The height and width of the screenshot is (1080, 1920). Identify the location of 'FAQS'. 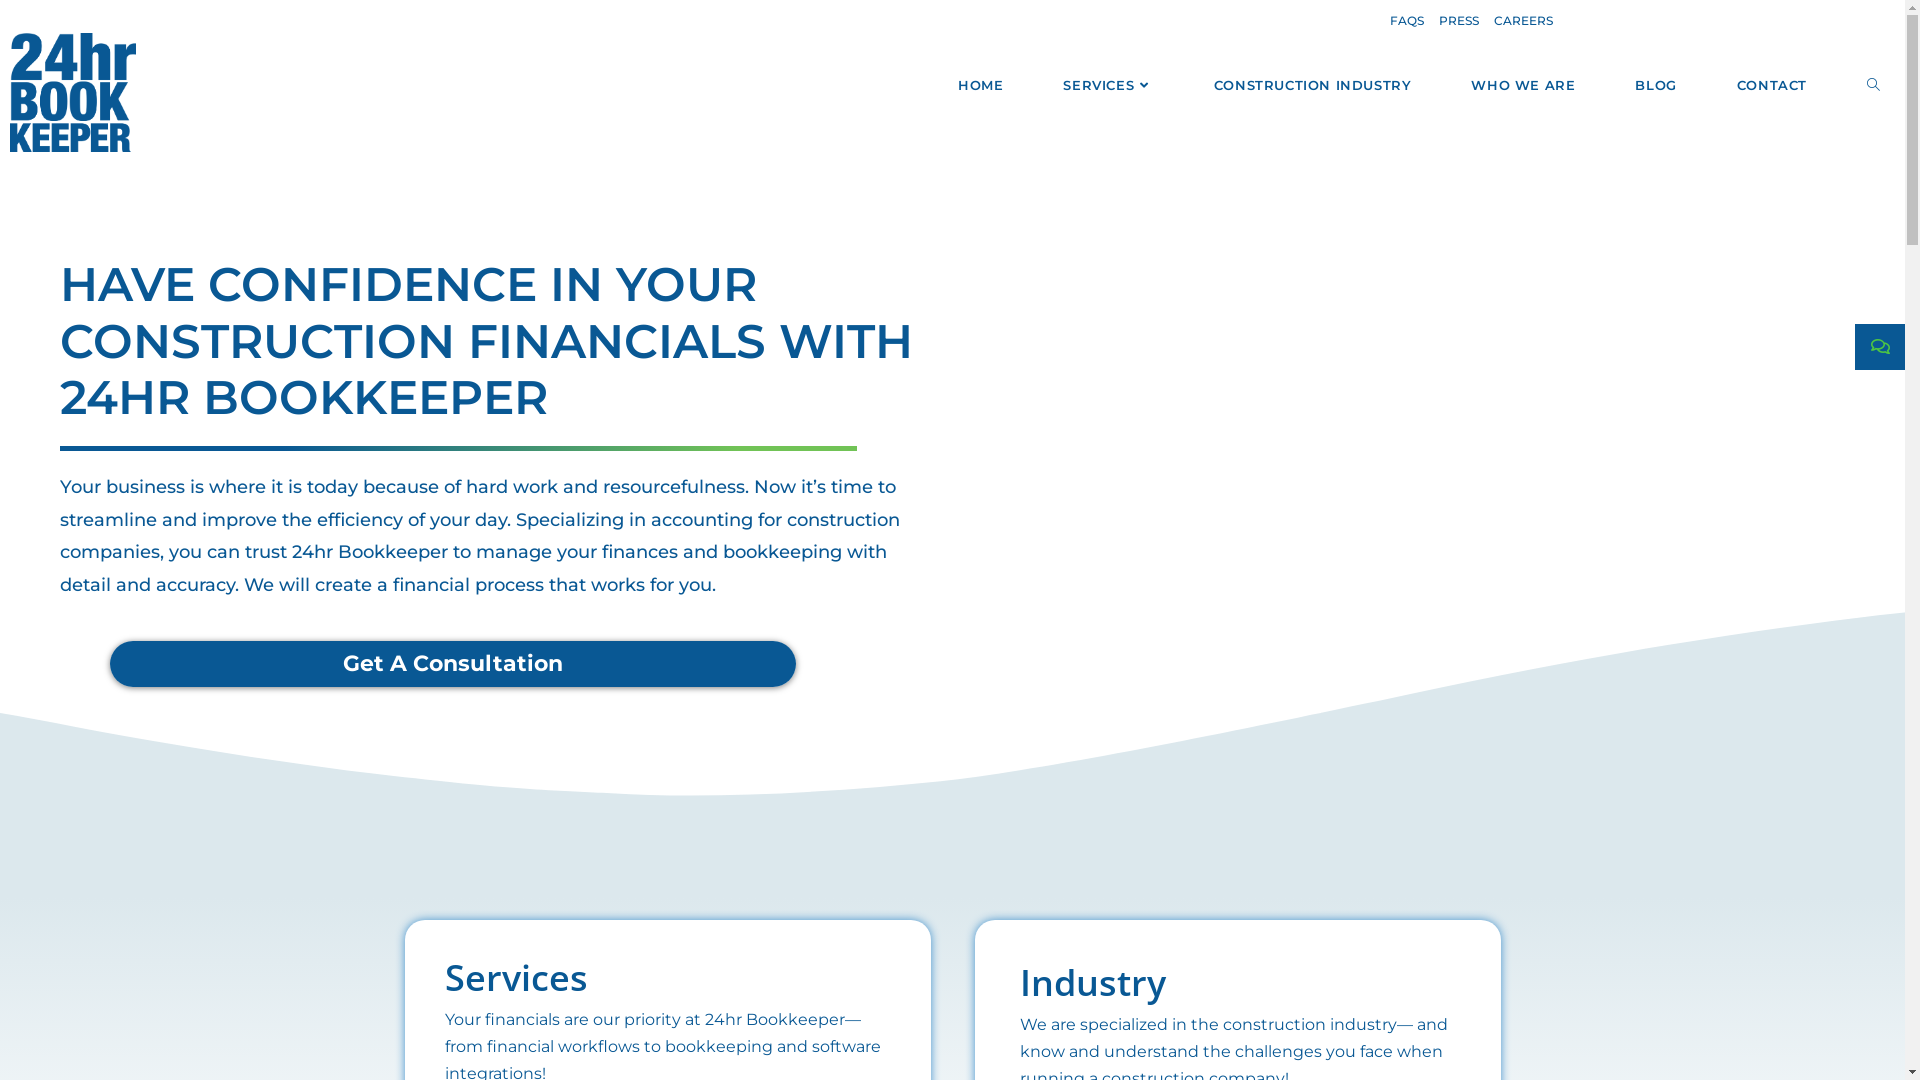
(1405, 20).